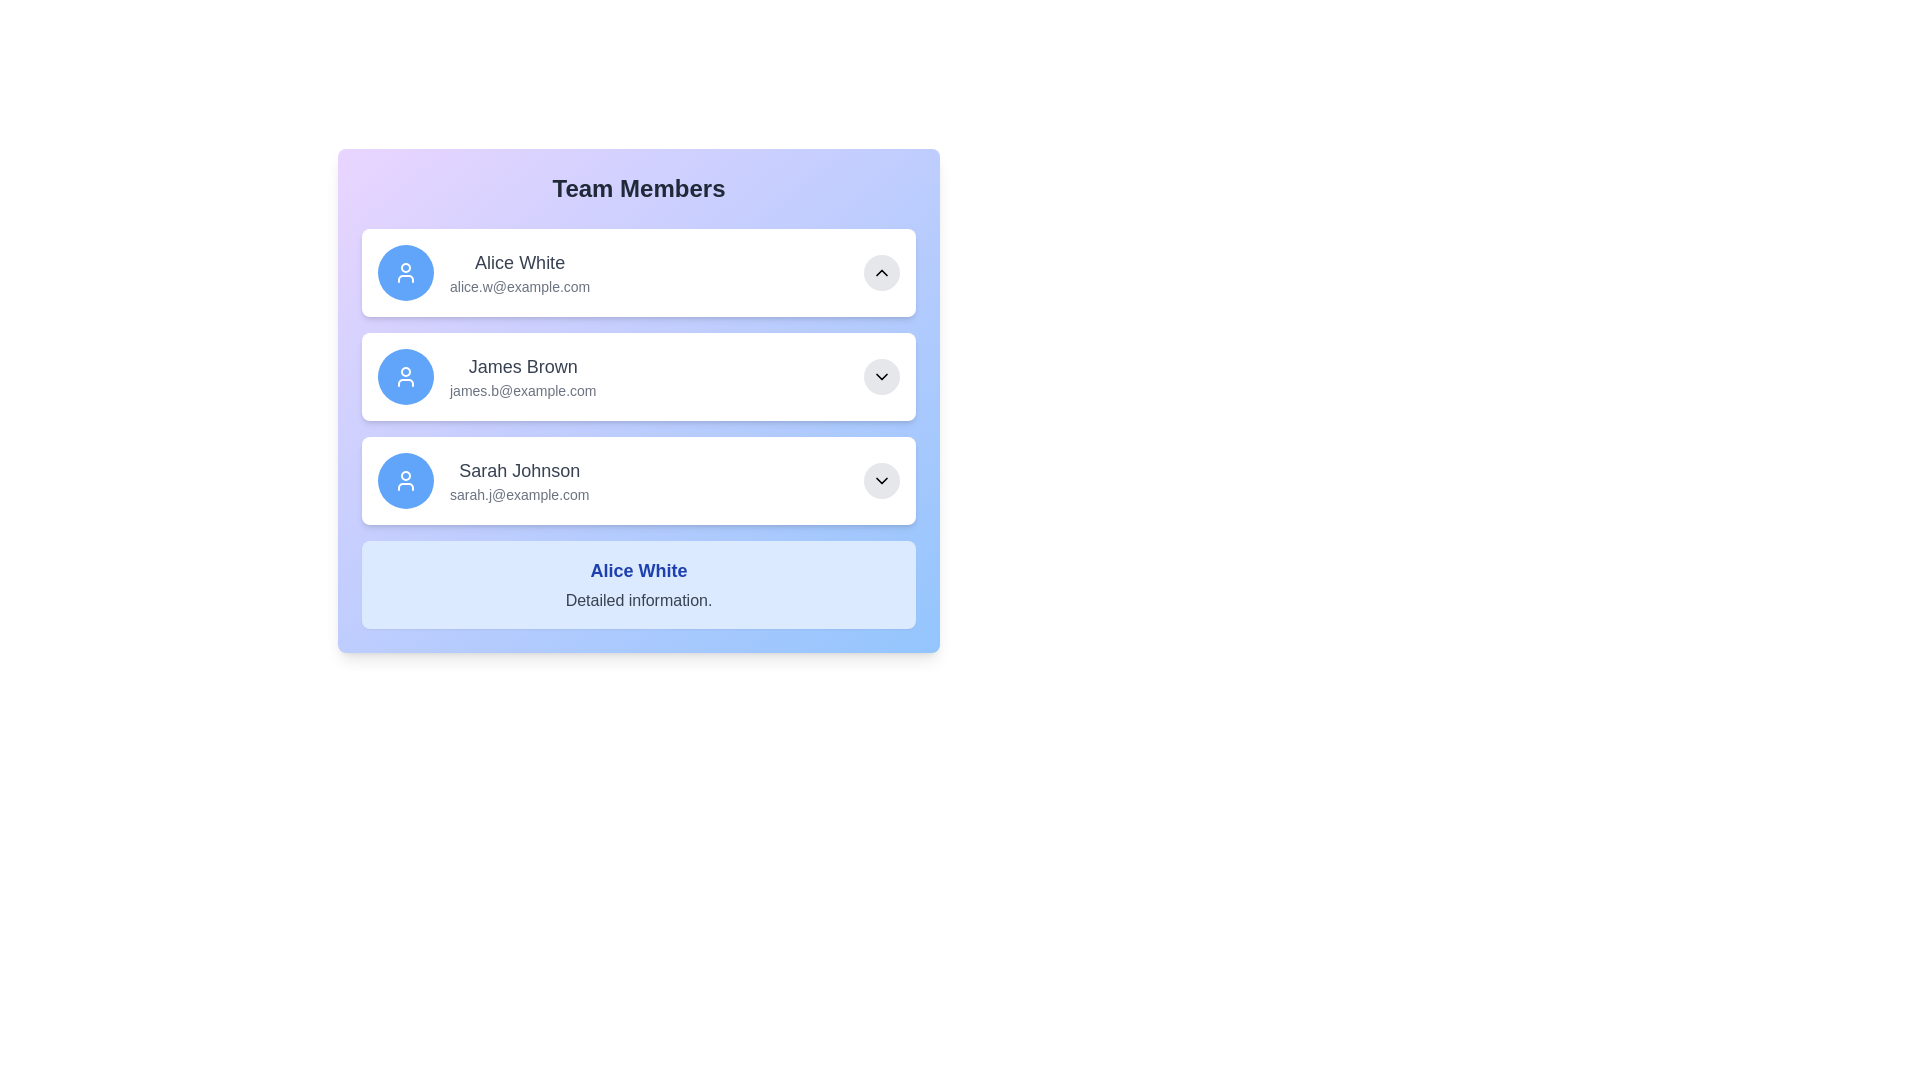 The image size is (1920, 1080). I want to click on the profile avatar representing the user 'Sarah Johnson' located to the left of the text block containing 'Sarah Johnson' and 'sarah.j@example.com' in the 'Team Members' section, so click(405, 481).